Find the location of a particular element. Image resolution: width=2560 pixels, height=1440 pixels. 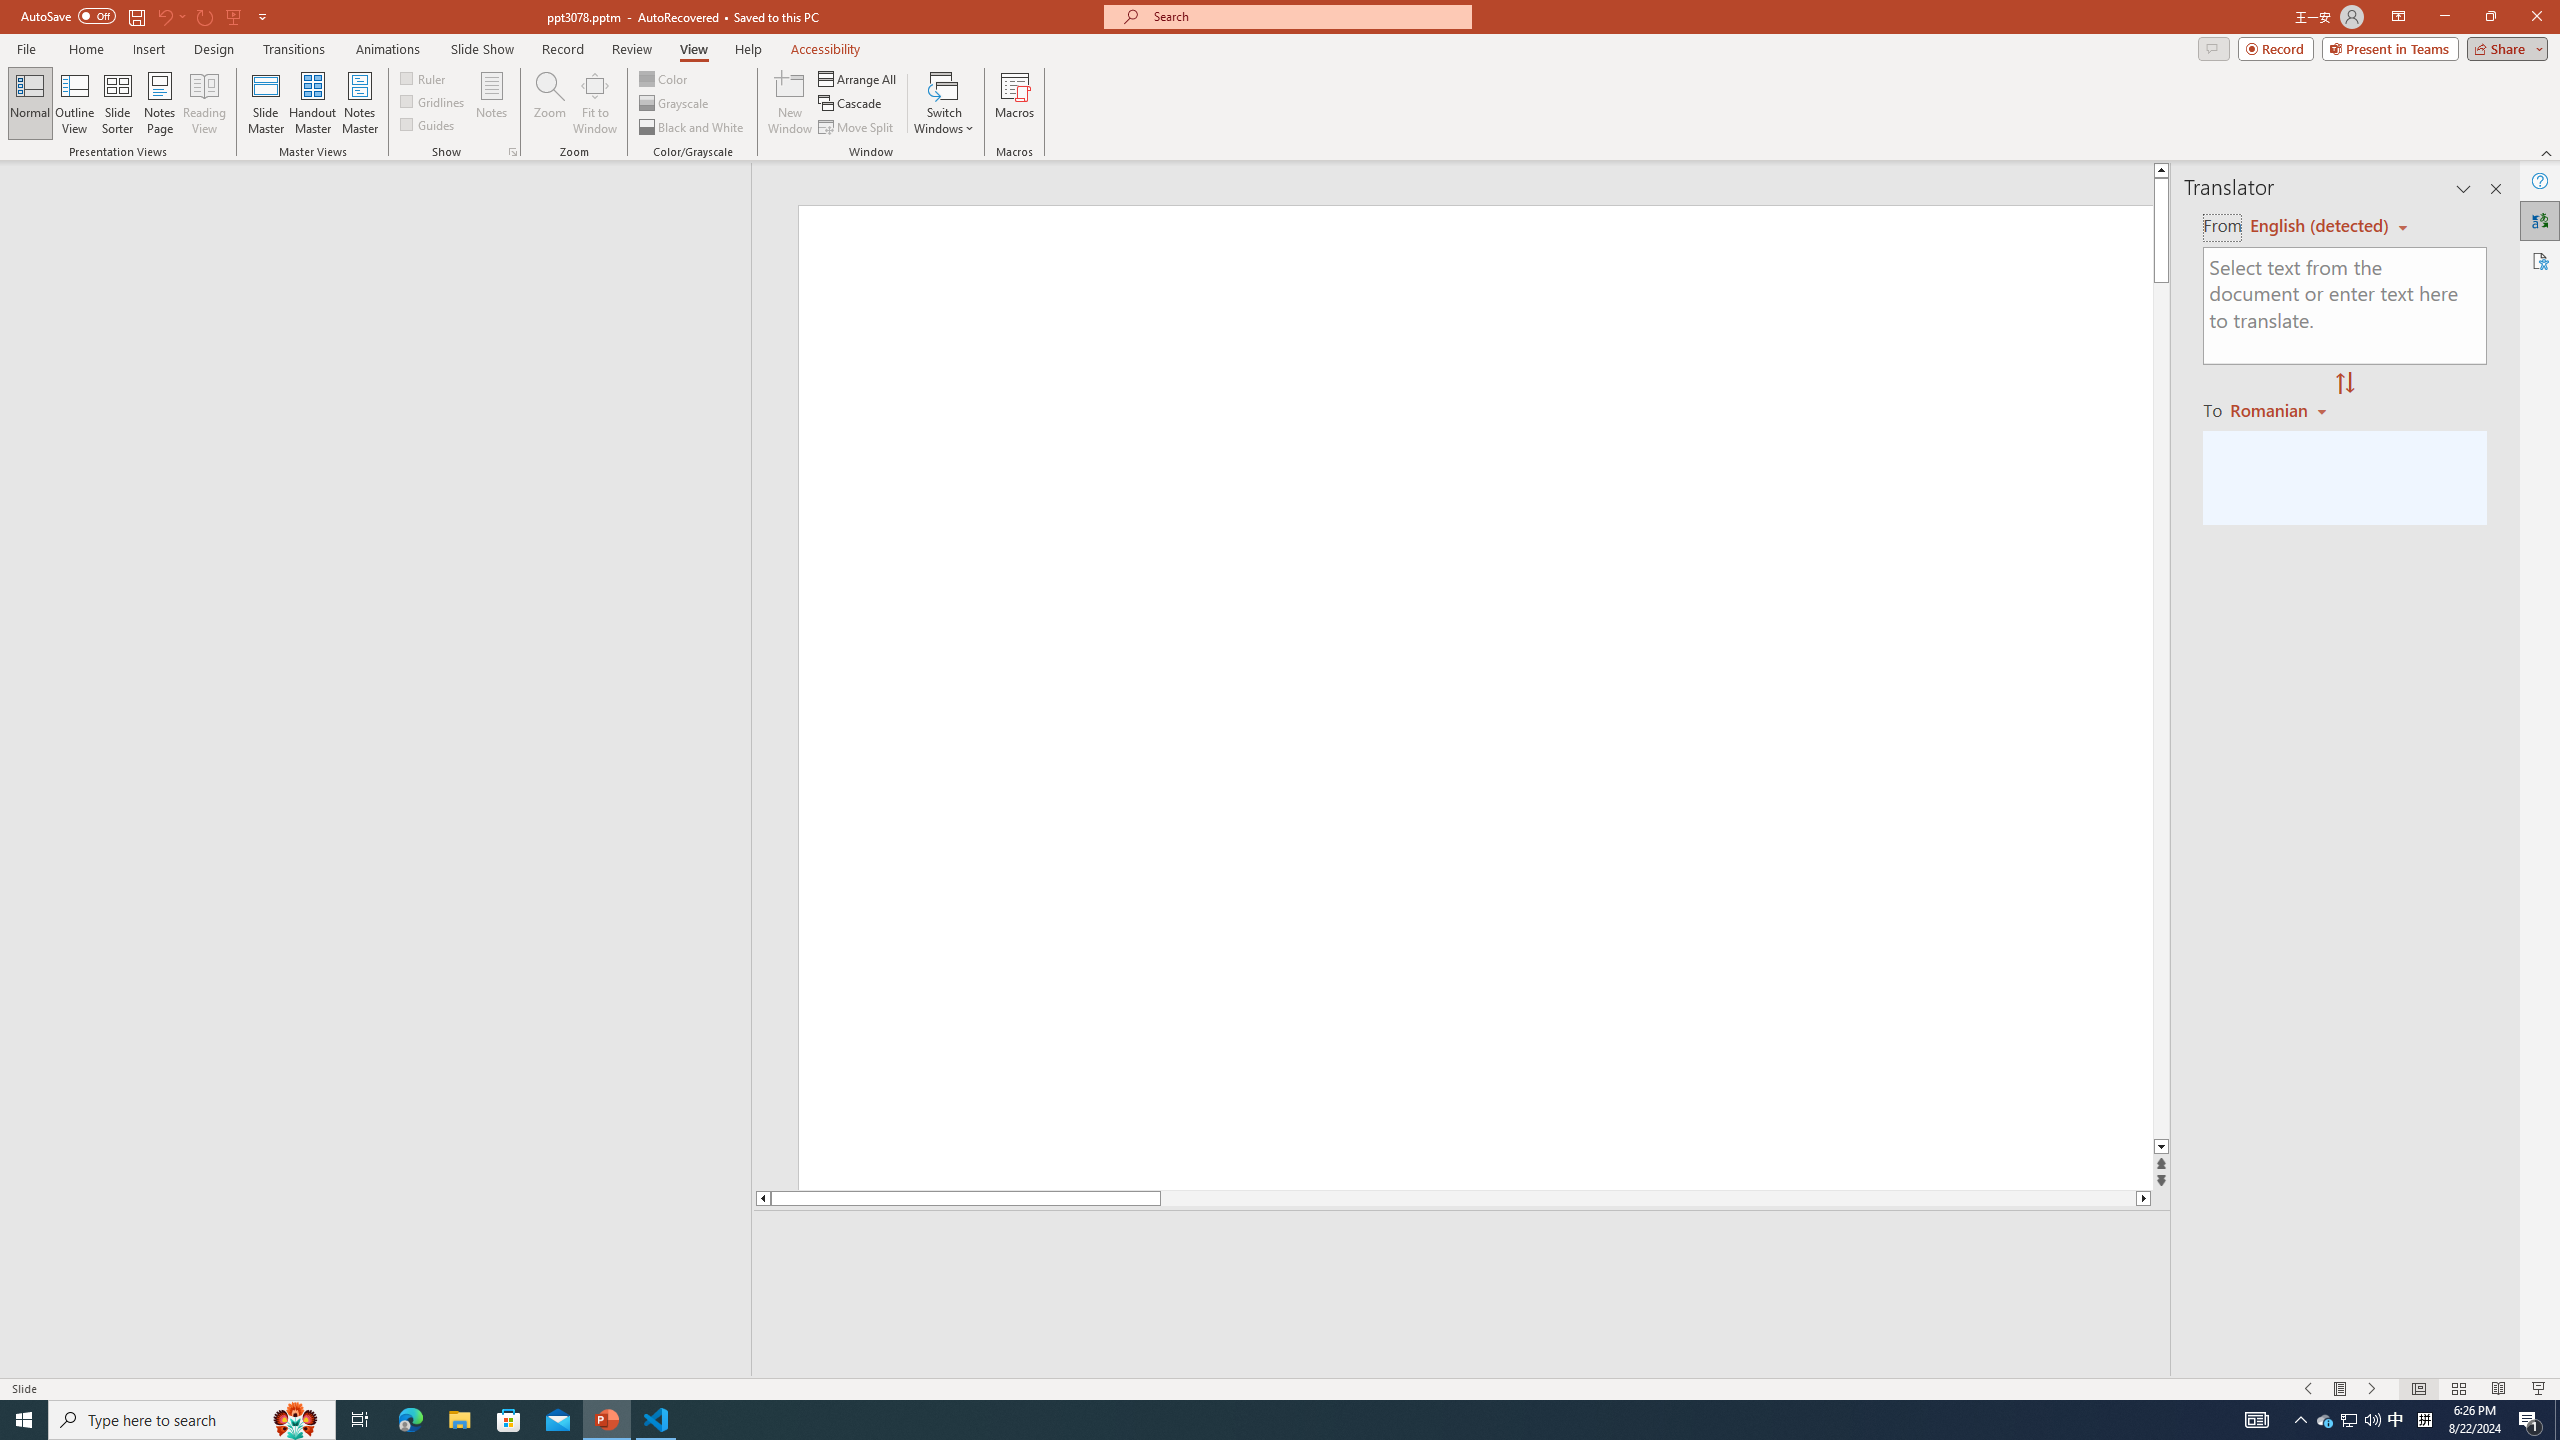

'Swap "from" and "to" languages.' is located at coordinates (2343, 383).